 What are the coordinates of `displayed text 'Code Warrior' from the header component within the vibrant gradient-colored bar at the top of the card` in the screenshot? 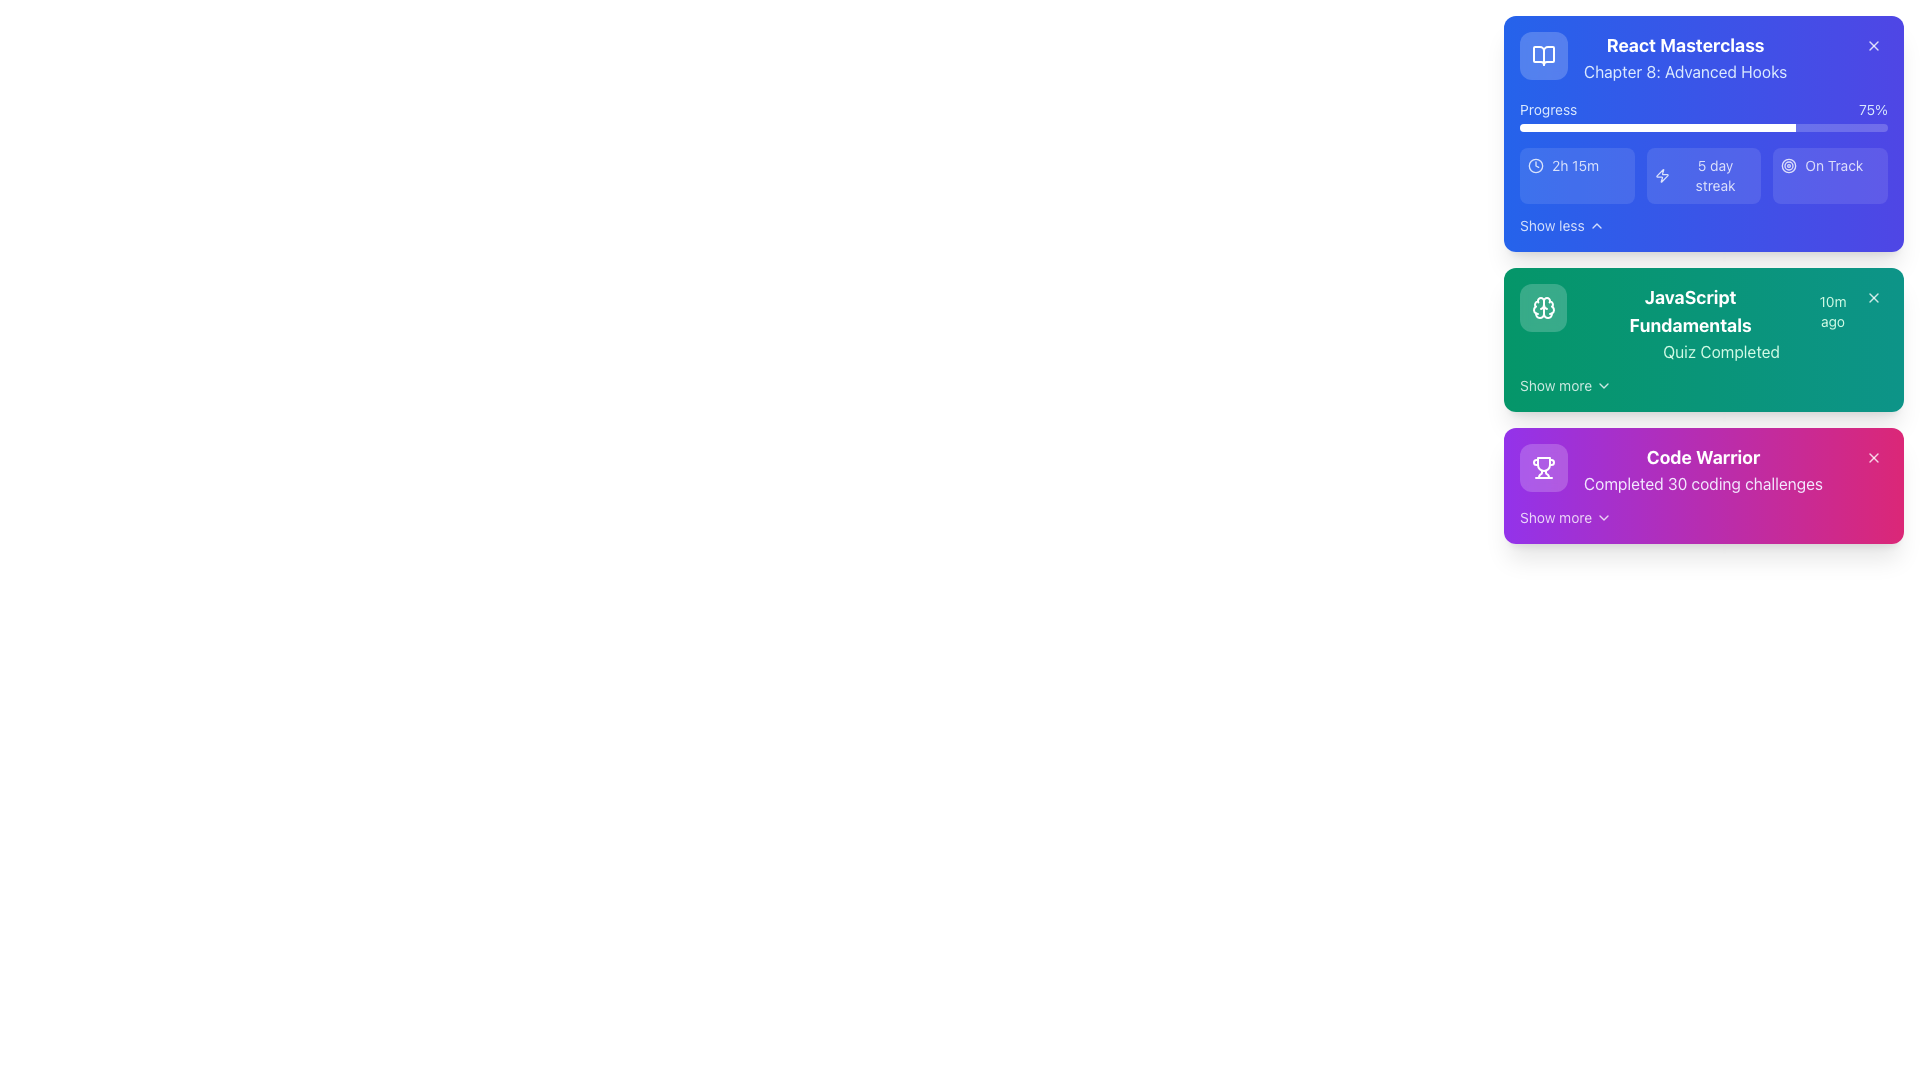 It's located at (1702, 458).